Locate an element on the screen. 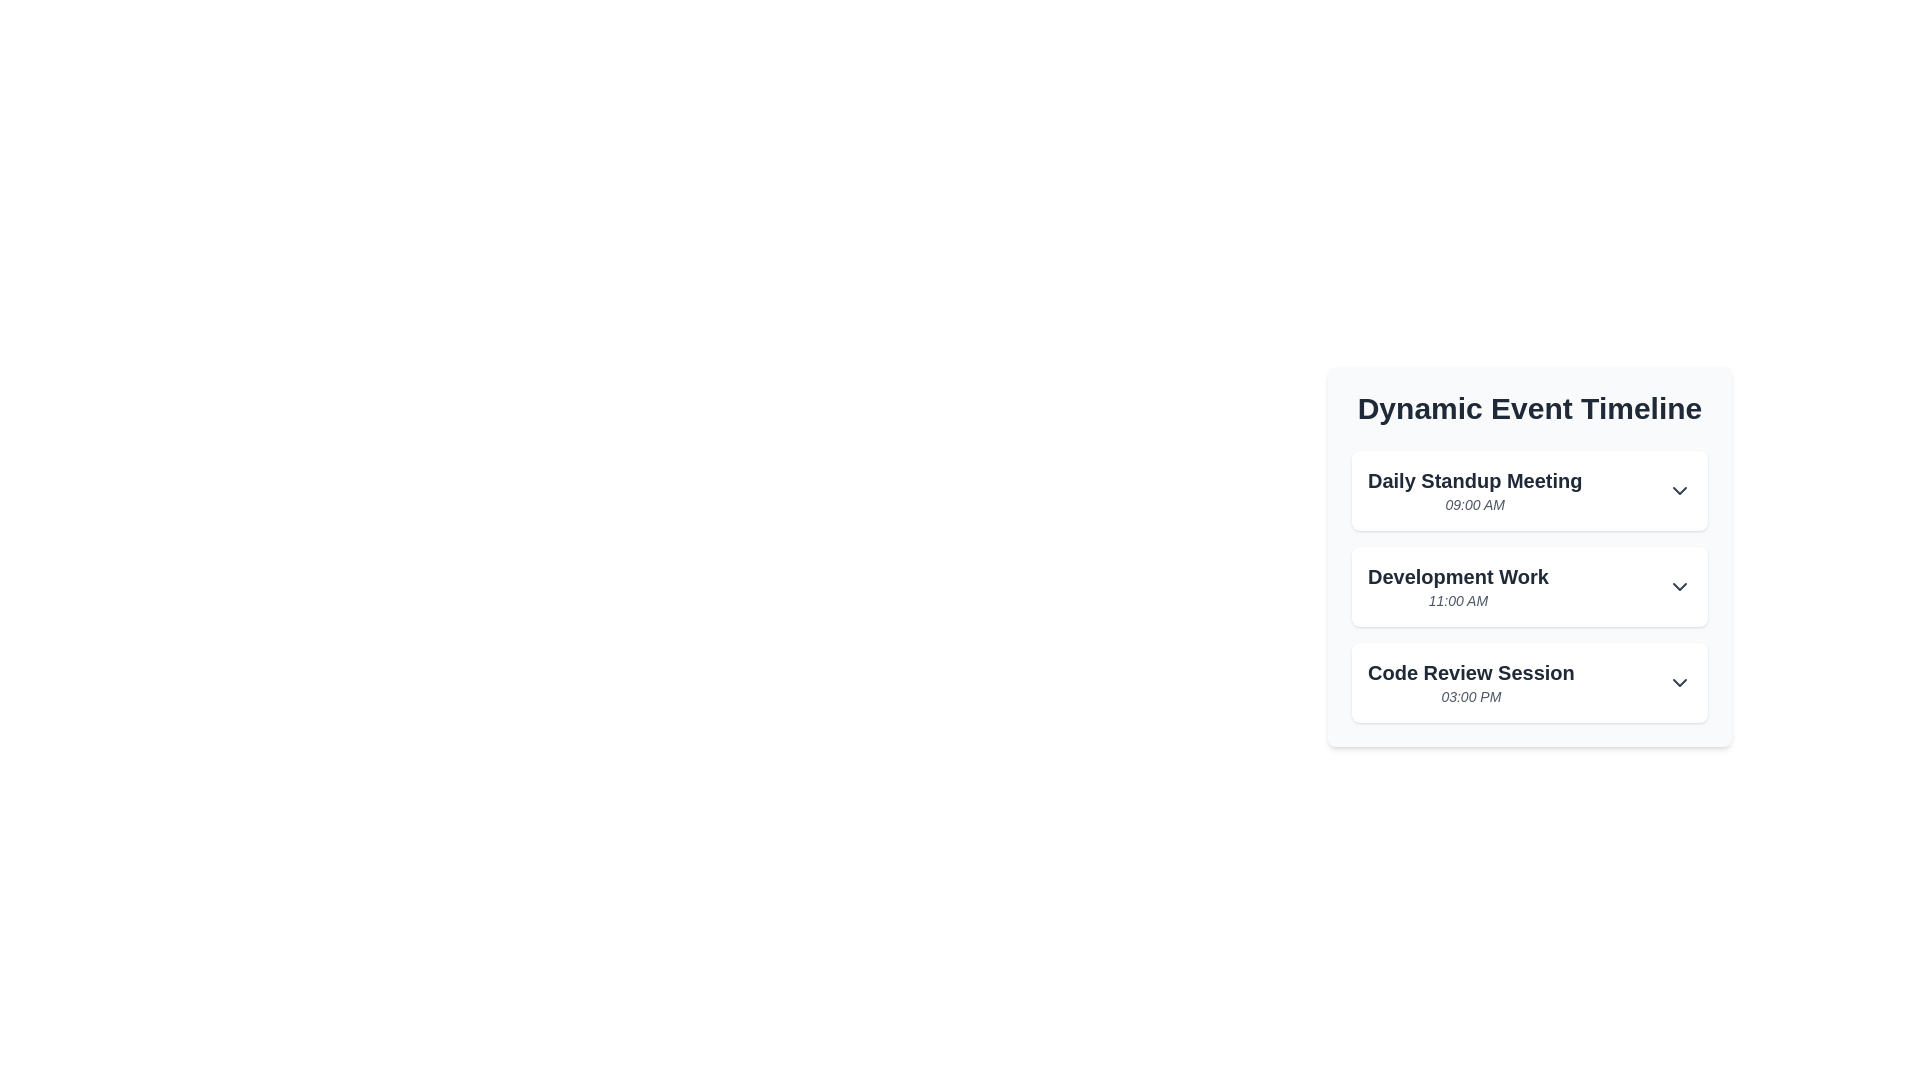 The height and width of the screenshot is (1080, 1920). the title text label indicating the name of an event or session, which is positioned above the time '03:00 PM' in the 'Dynamic Event Timeline' panel is located at coordinates (1471, 672).